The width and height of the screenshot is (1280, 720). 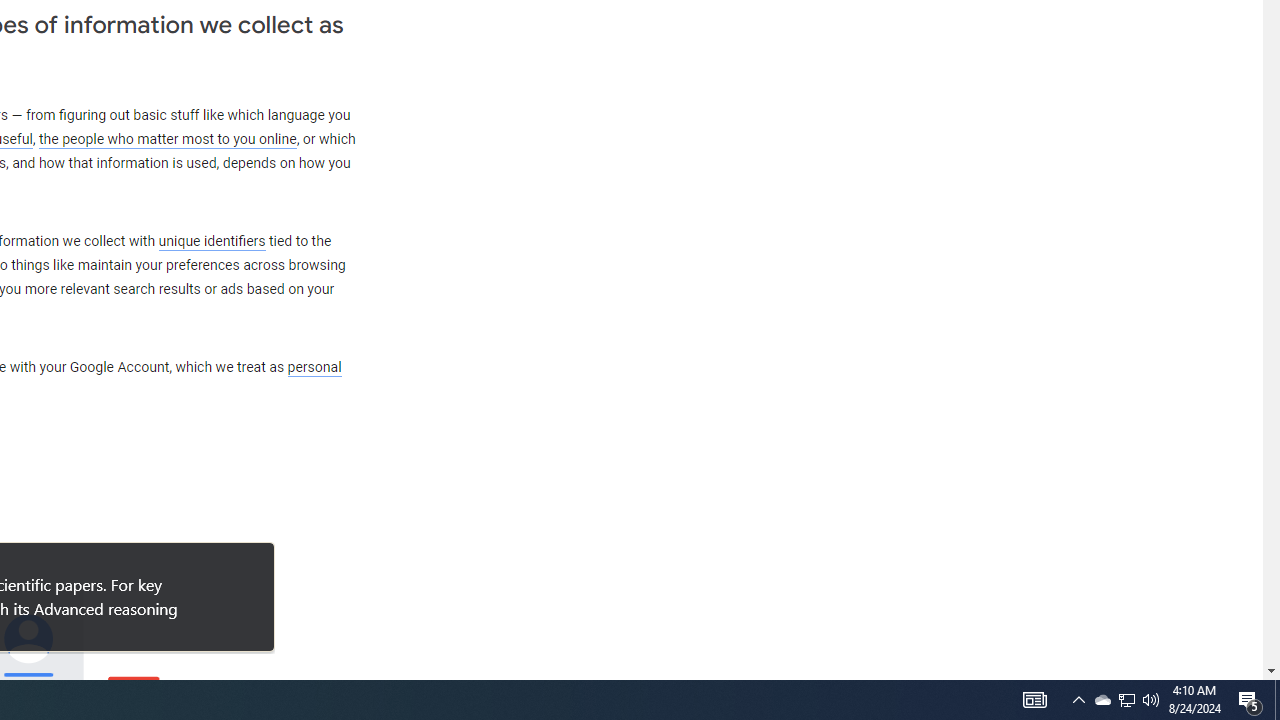 I want to click on 'unique identifiers', so click(x=211, y=240).